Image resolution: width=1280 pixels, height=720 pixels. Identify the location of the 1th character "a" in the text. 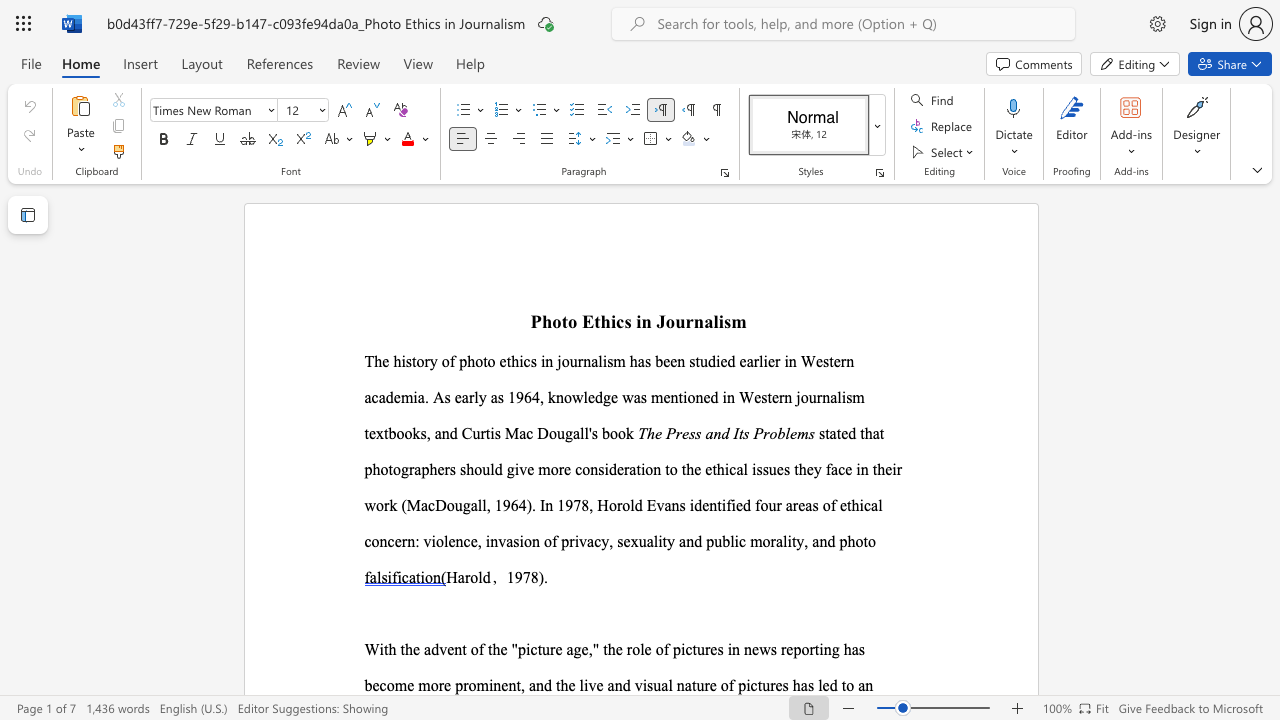
(668, 504).